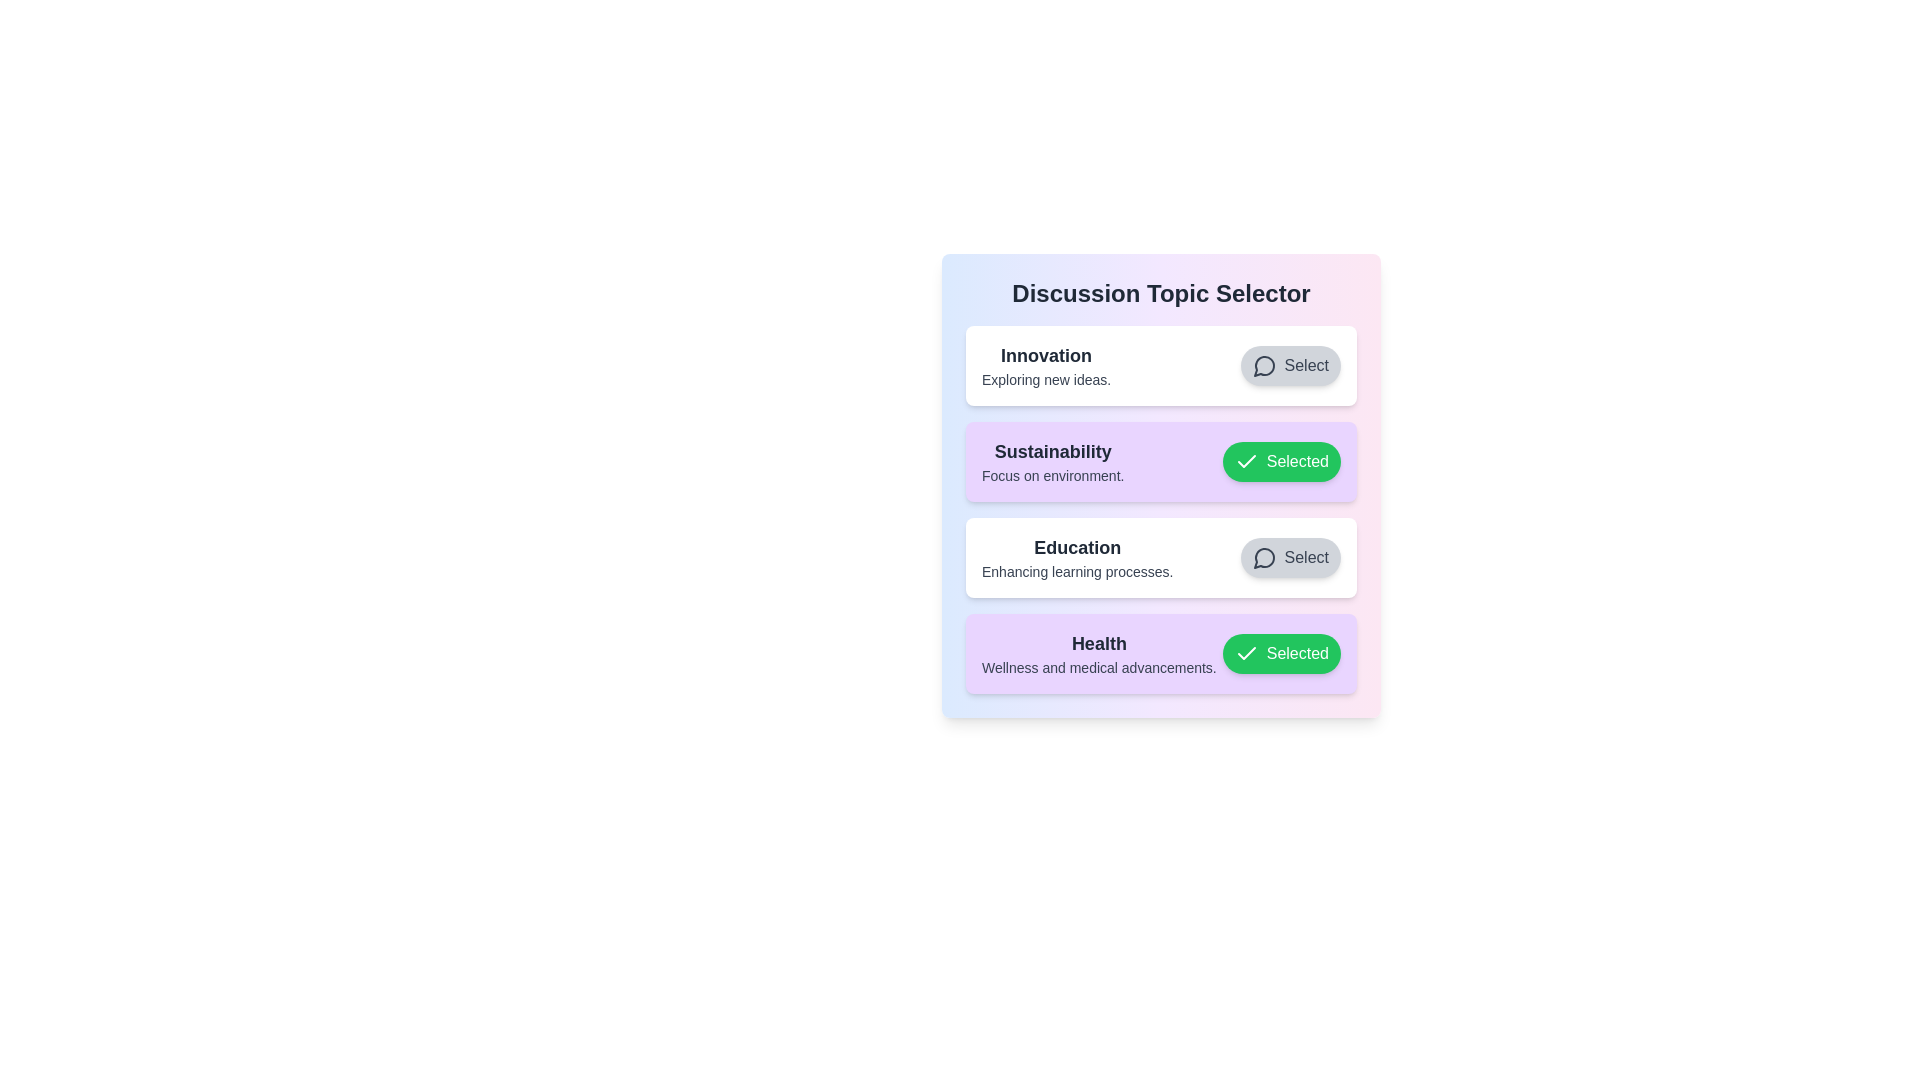  Describe the element at coordinates (1161, 558) in the screenshot. I see `the topic Education to trigger the scaling effect` at that location.